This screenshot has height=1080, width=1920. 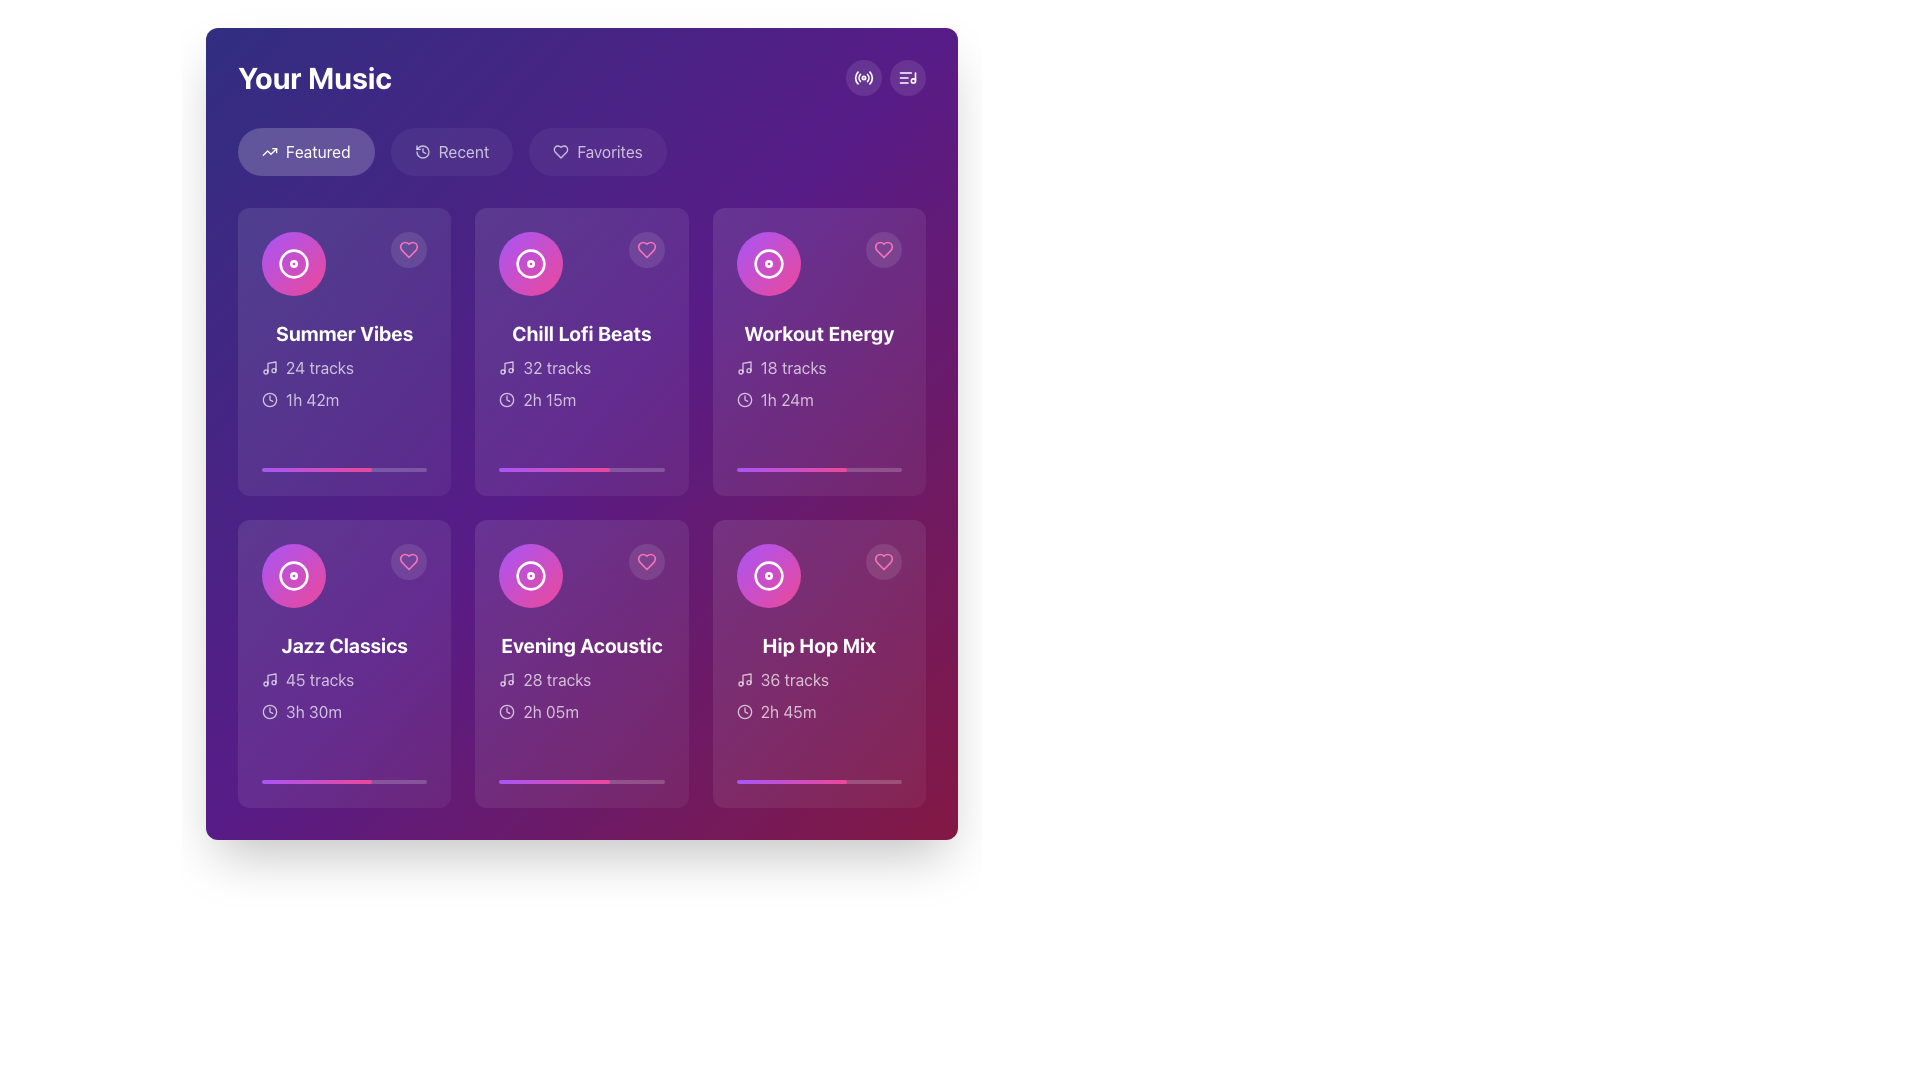 I want to click on the 'Favorites' text label, which is embedded within a button in a navigation toolbar, so click(x=608, y=150).